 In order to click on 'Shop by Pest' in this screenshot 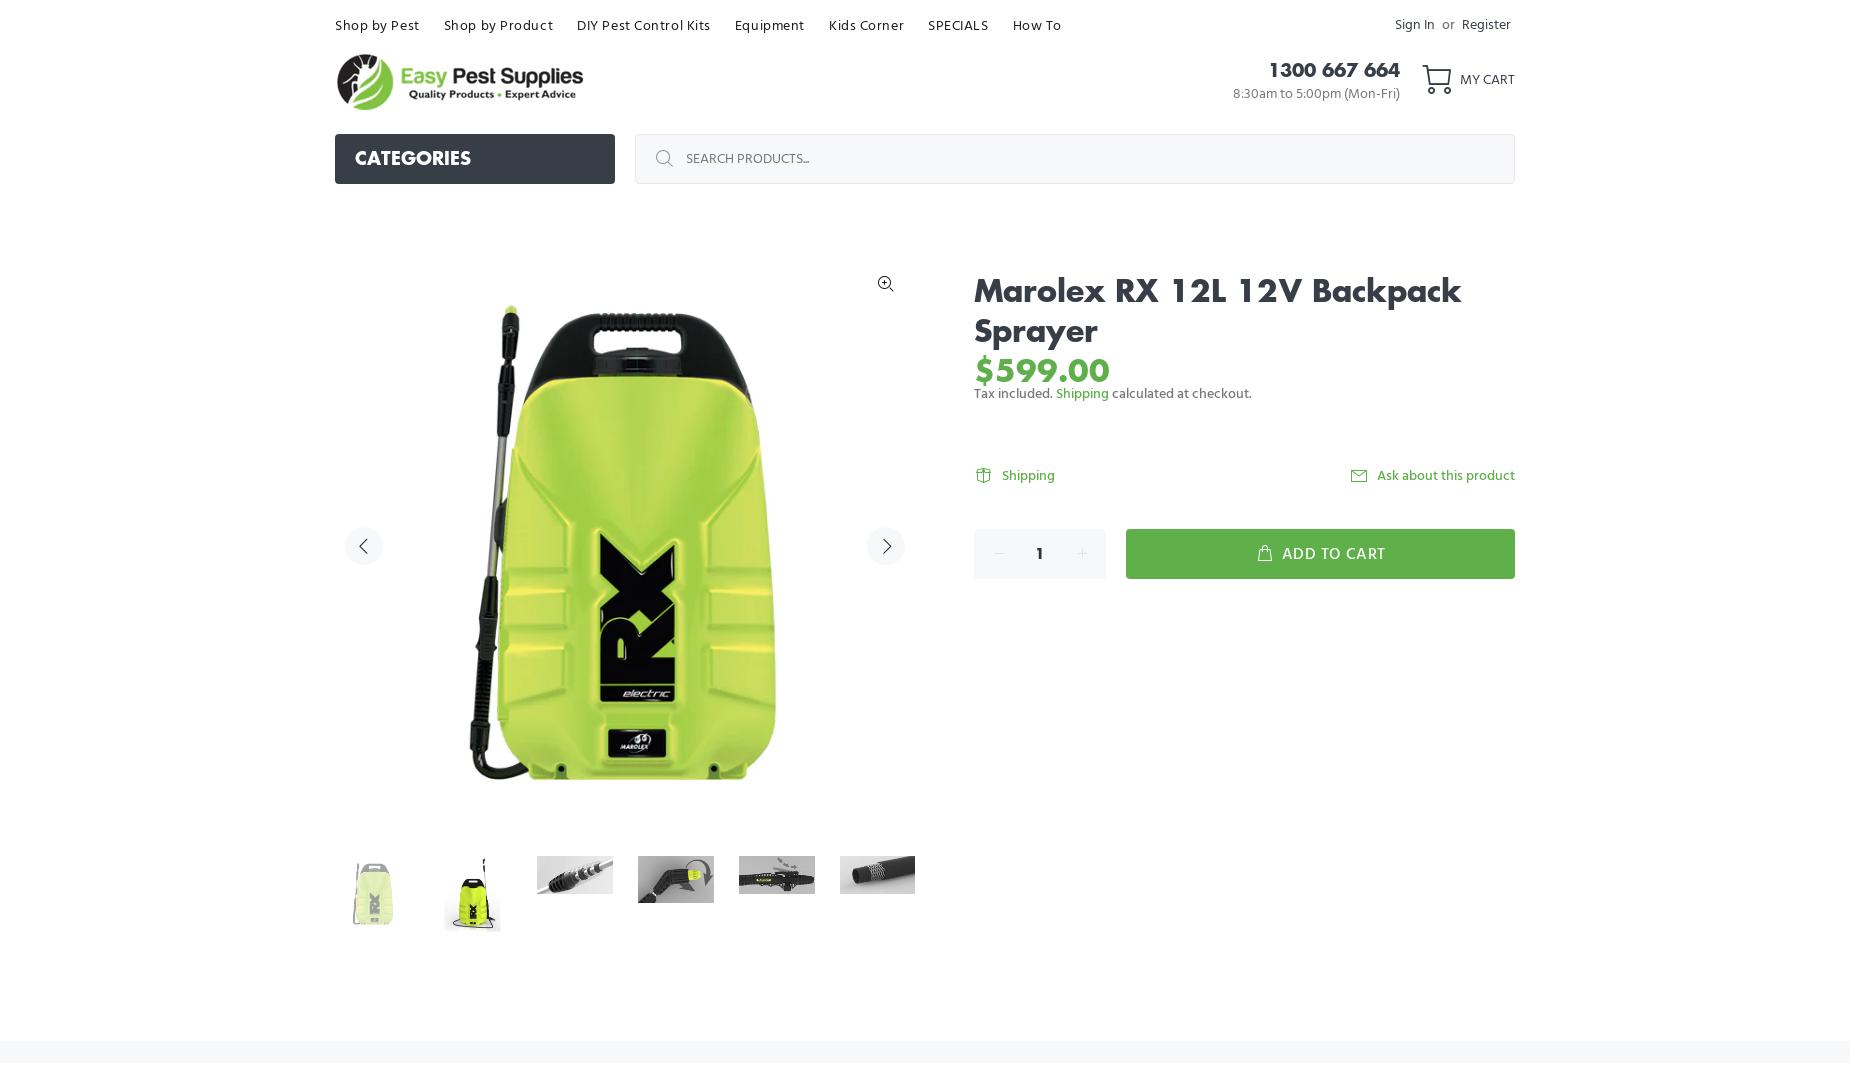, I will do `click(376, 25)`.